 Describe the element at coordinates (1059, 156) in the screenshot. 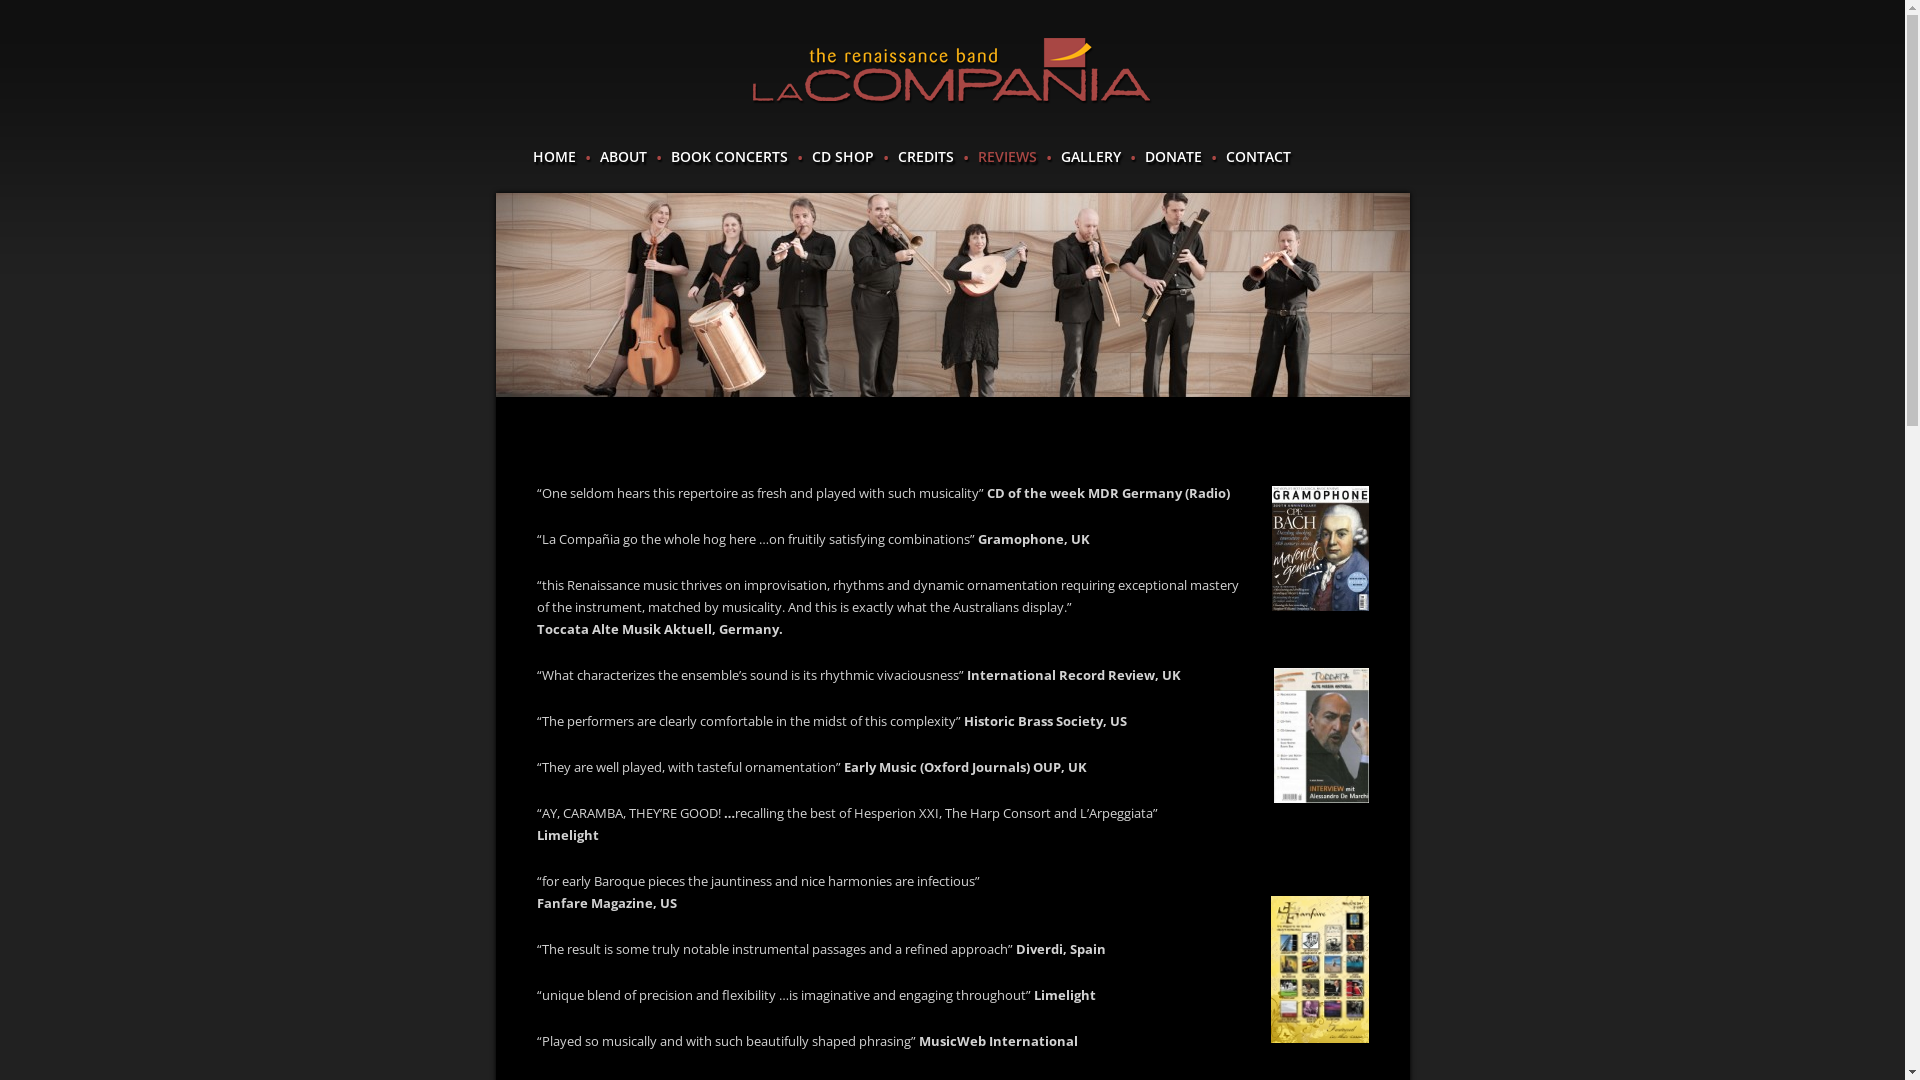

I see `'GALLERY'` at that location.